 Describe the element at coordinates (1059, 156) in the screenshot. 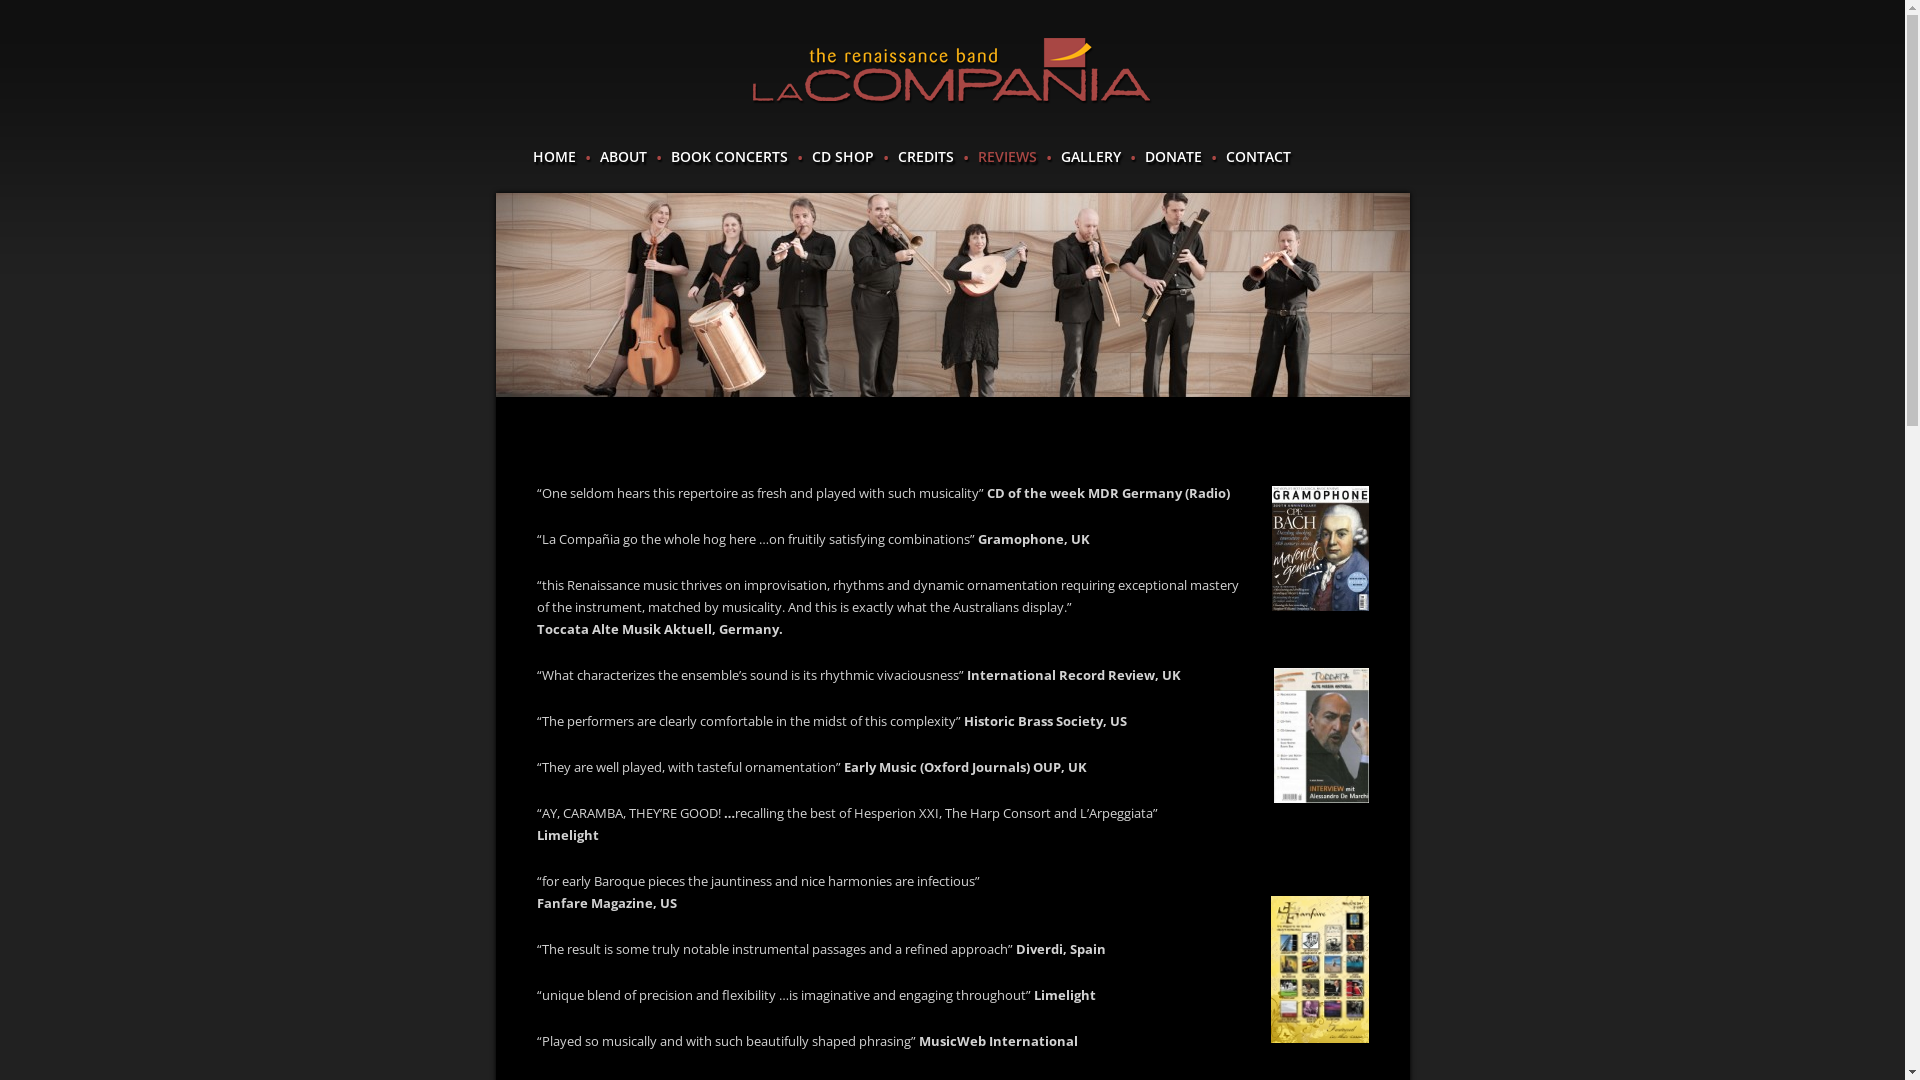

I see `'GALLERY'` at that location.